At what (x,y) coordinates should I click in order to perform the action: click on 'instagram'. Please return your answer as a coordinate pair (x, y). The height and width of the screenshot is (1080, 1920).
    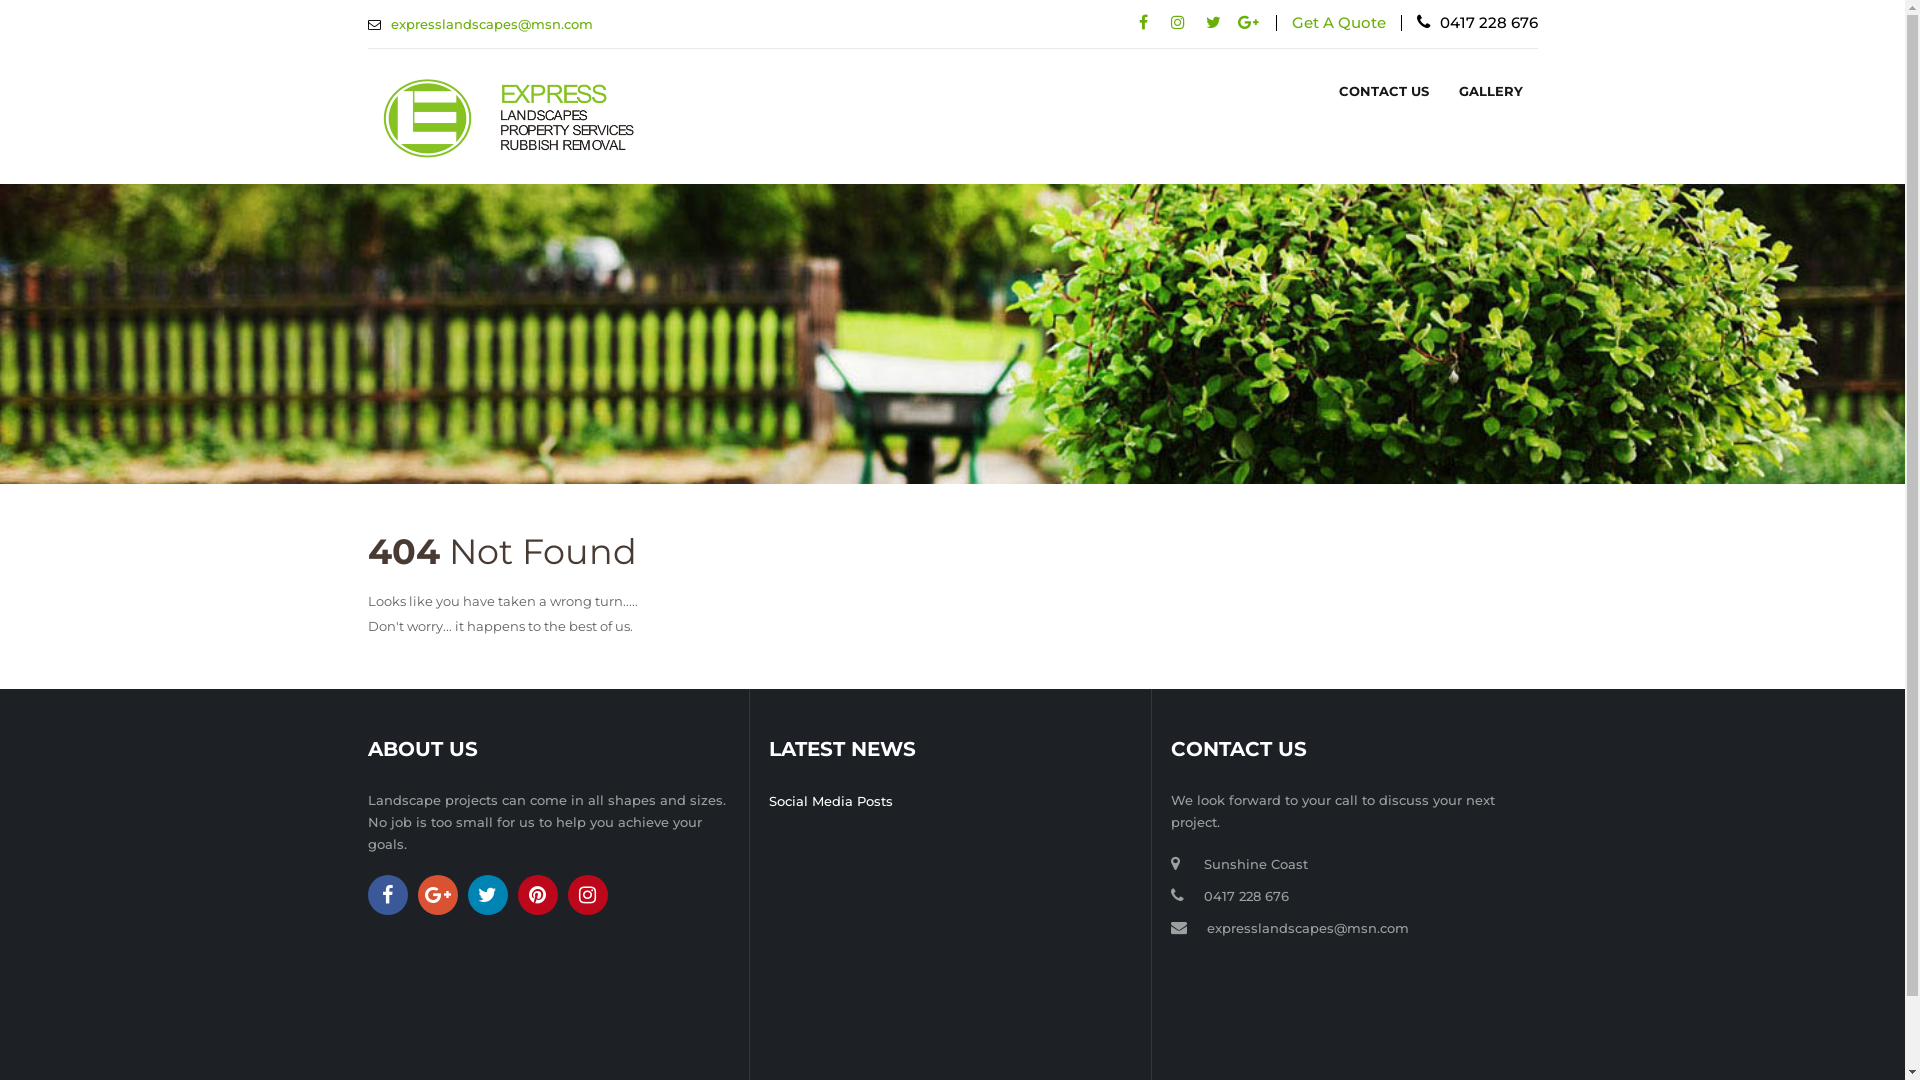
    Looking at the image, I should click on (1177, 22).